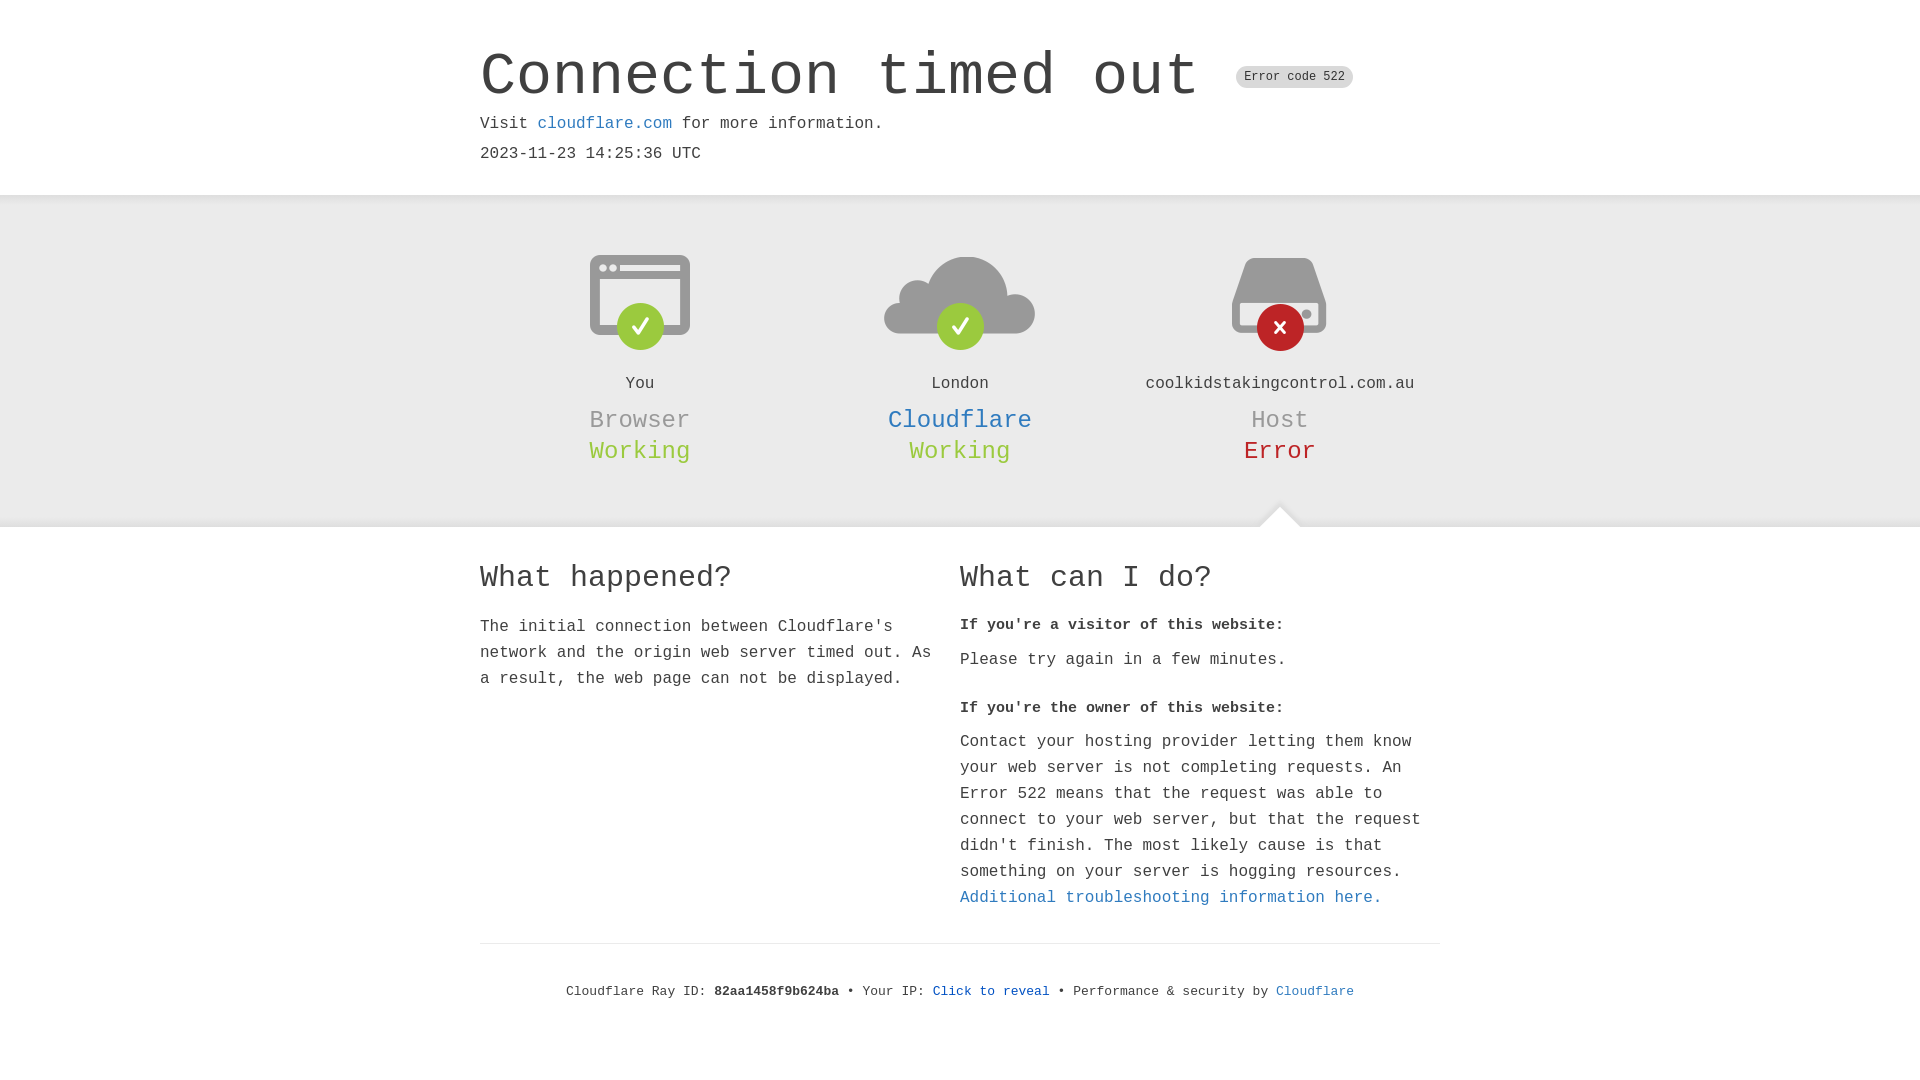 The height and width of the screenshot is (1080, 1920). I want to click on 'cloudflare.com', so click(537, 123).